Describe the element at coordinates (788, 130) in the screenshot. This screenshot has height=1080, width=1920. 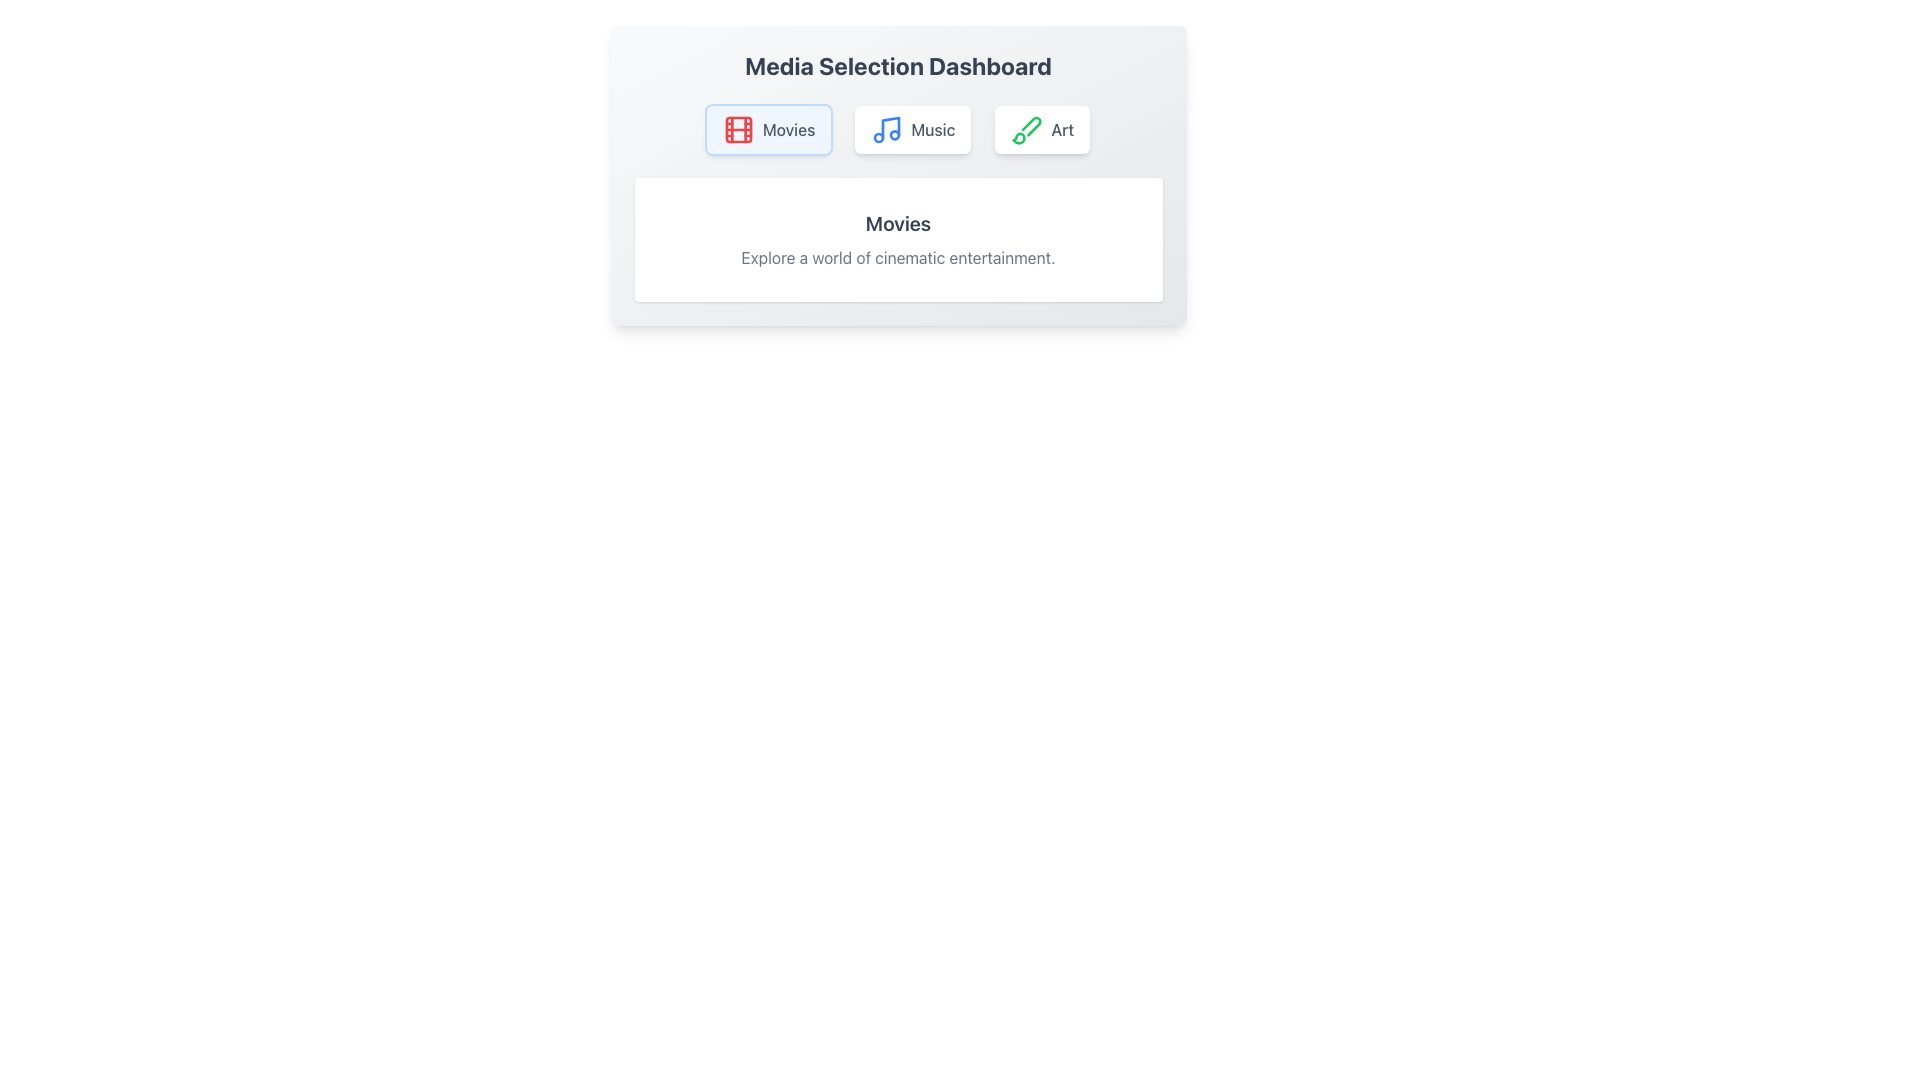
I see `the text label for the media category 'Movies', which is positioned to the right of a red film strip icon in the media dashboard interface` at that location.